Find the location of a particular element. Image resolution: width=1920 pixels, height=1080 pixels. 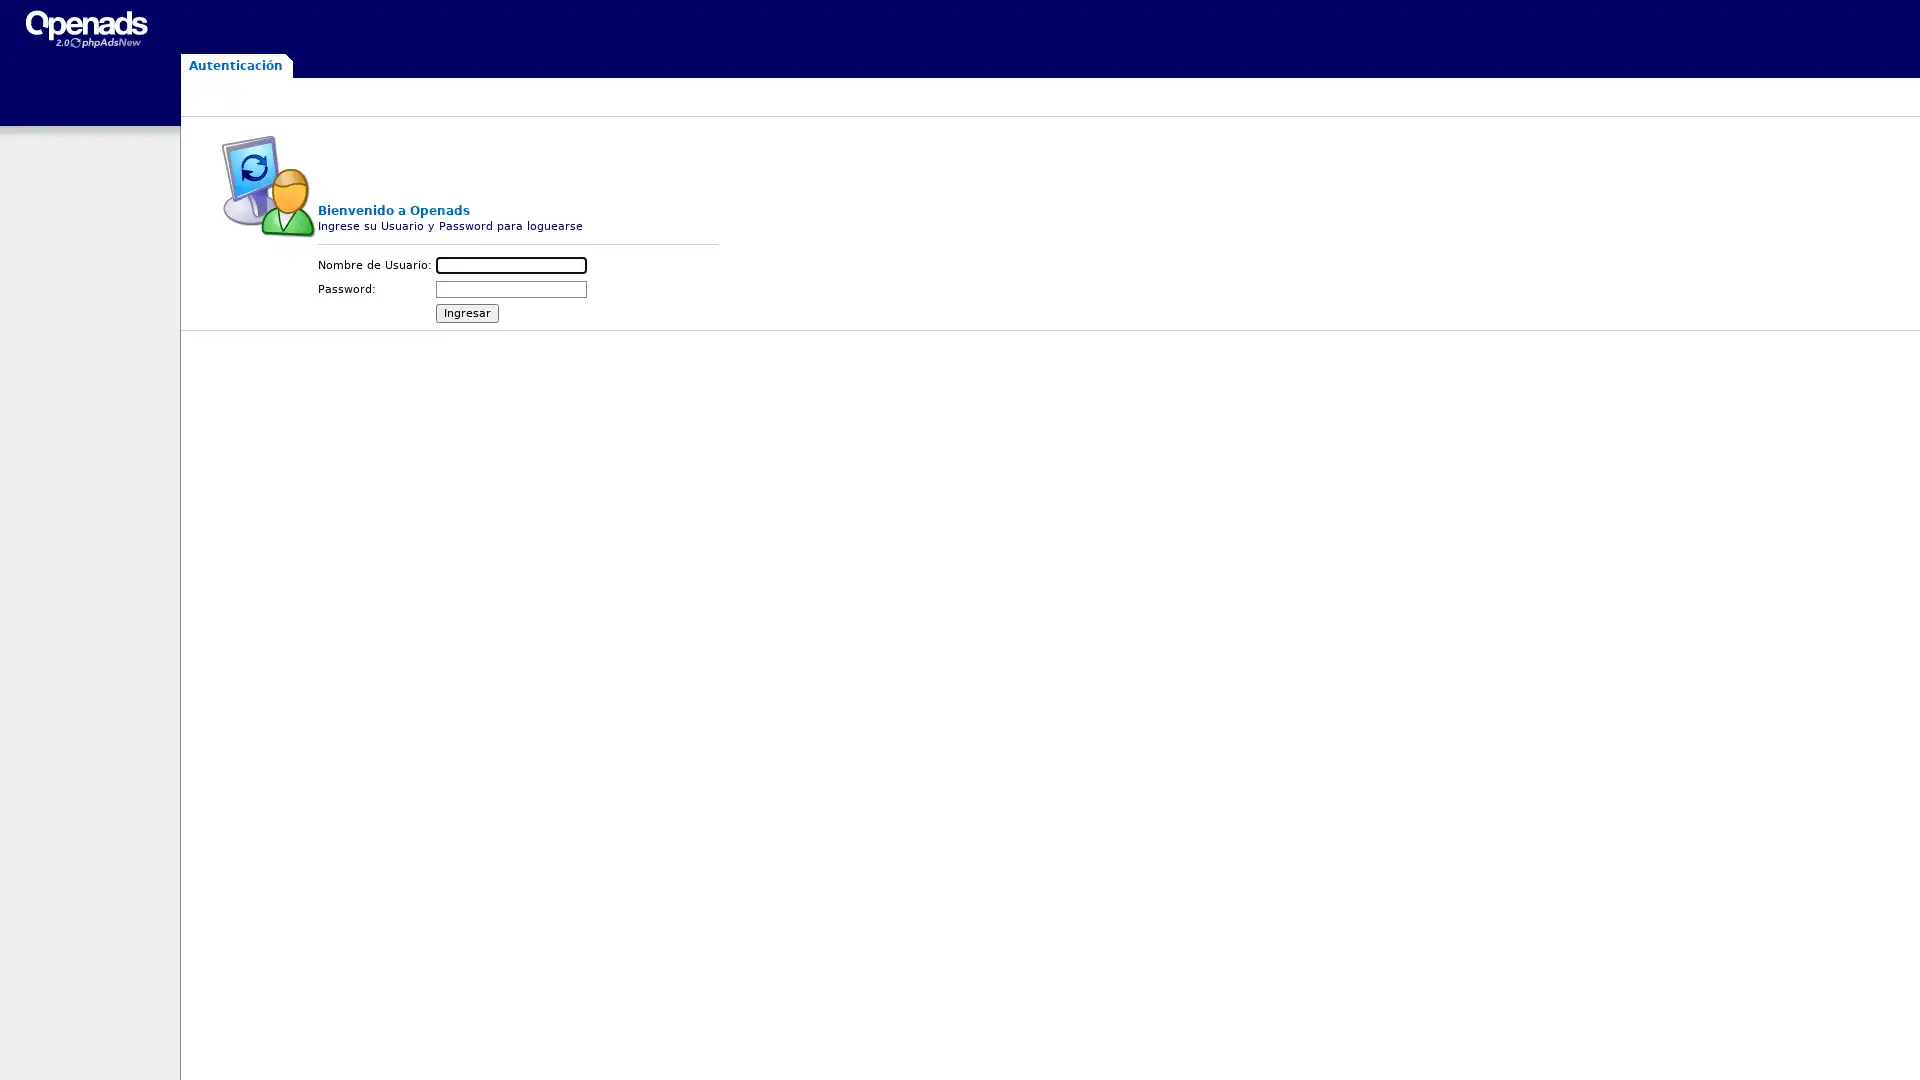

Ingresar is located at coordinates (466, 312).